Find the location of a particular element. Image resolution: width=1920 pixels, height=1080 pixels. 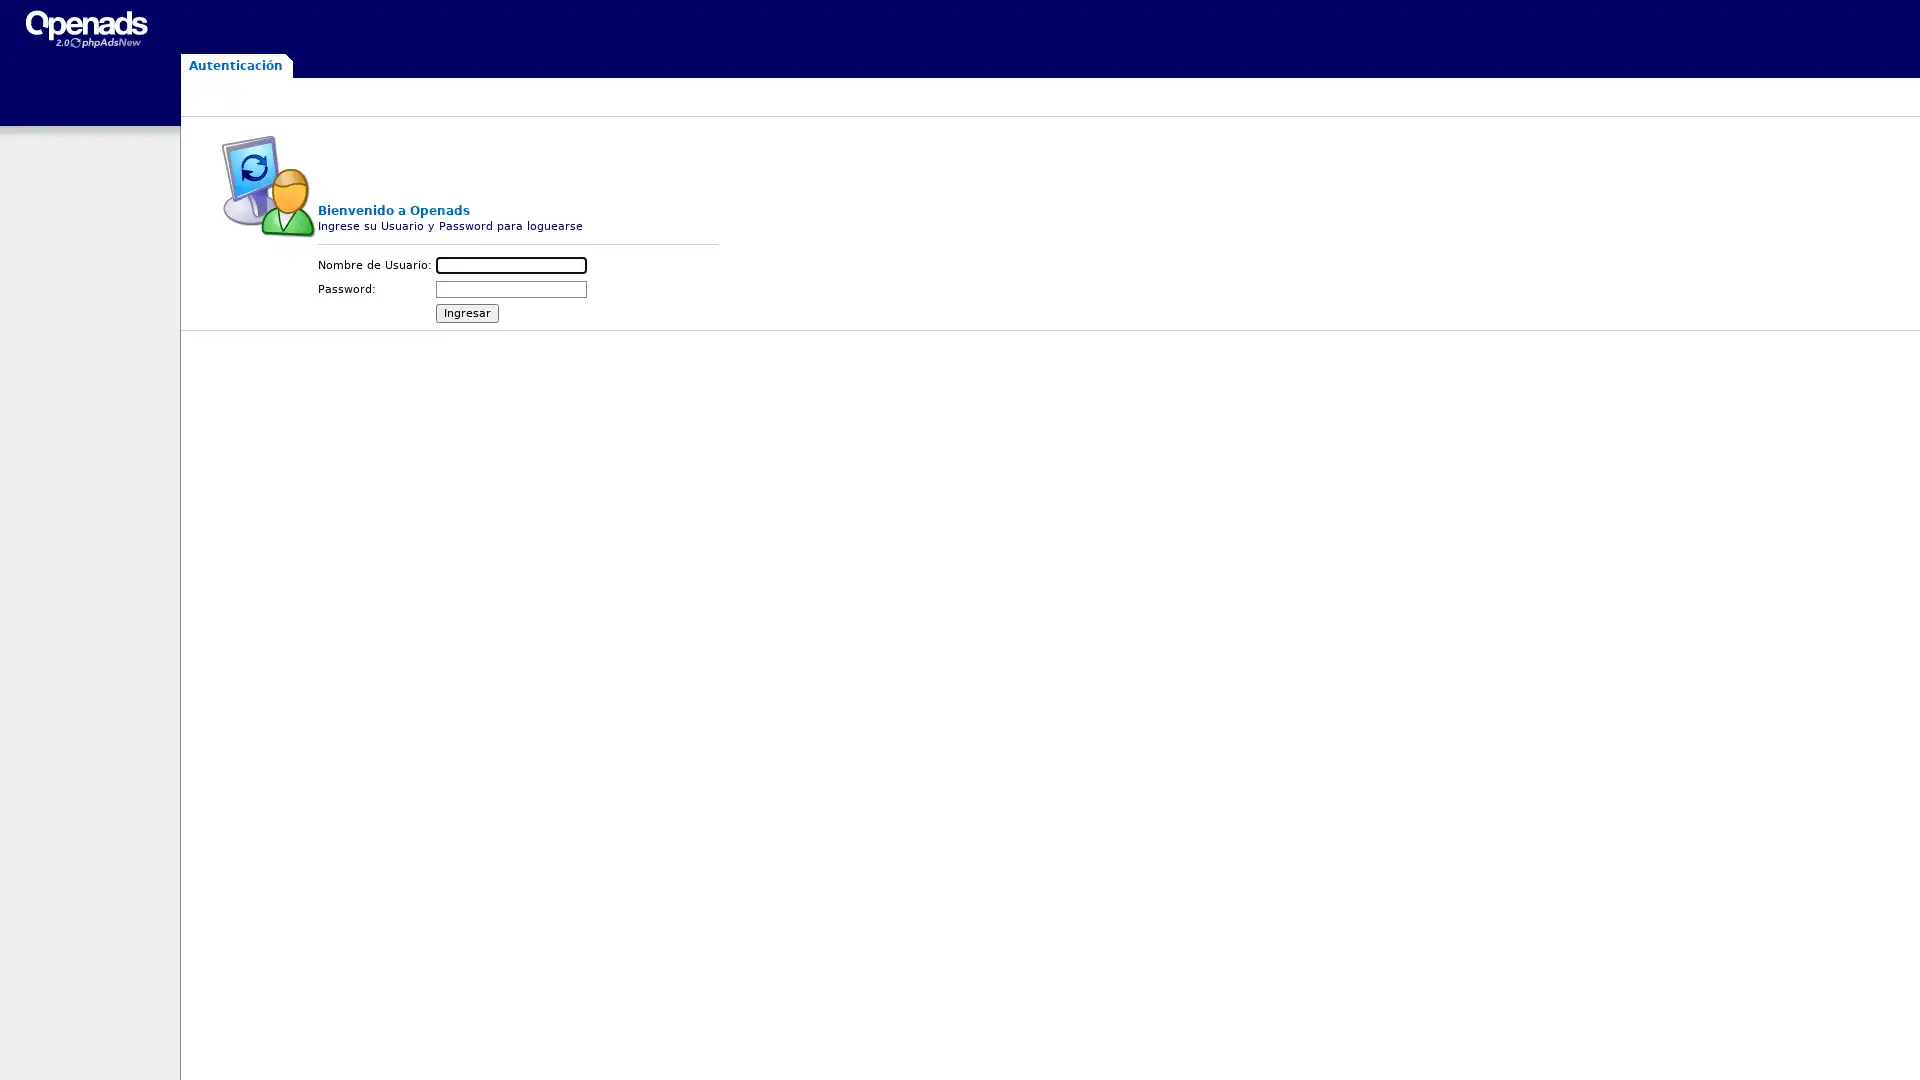

Ingresar is located at coordinates (466, 312).